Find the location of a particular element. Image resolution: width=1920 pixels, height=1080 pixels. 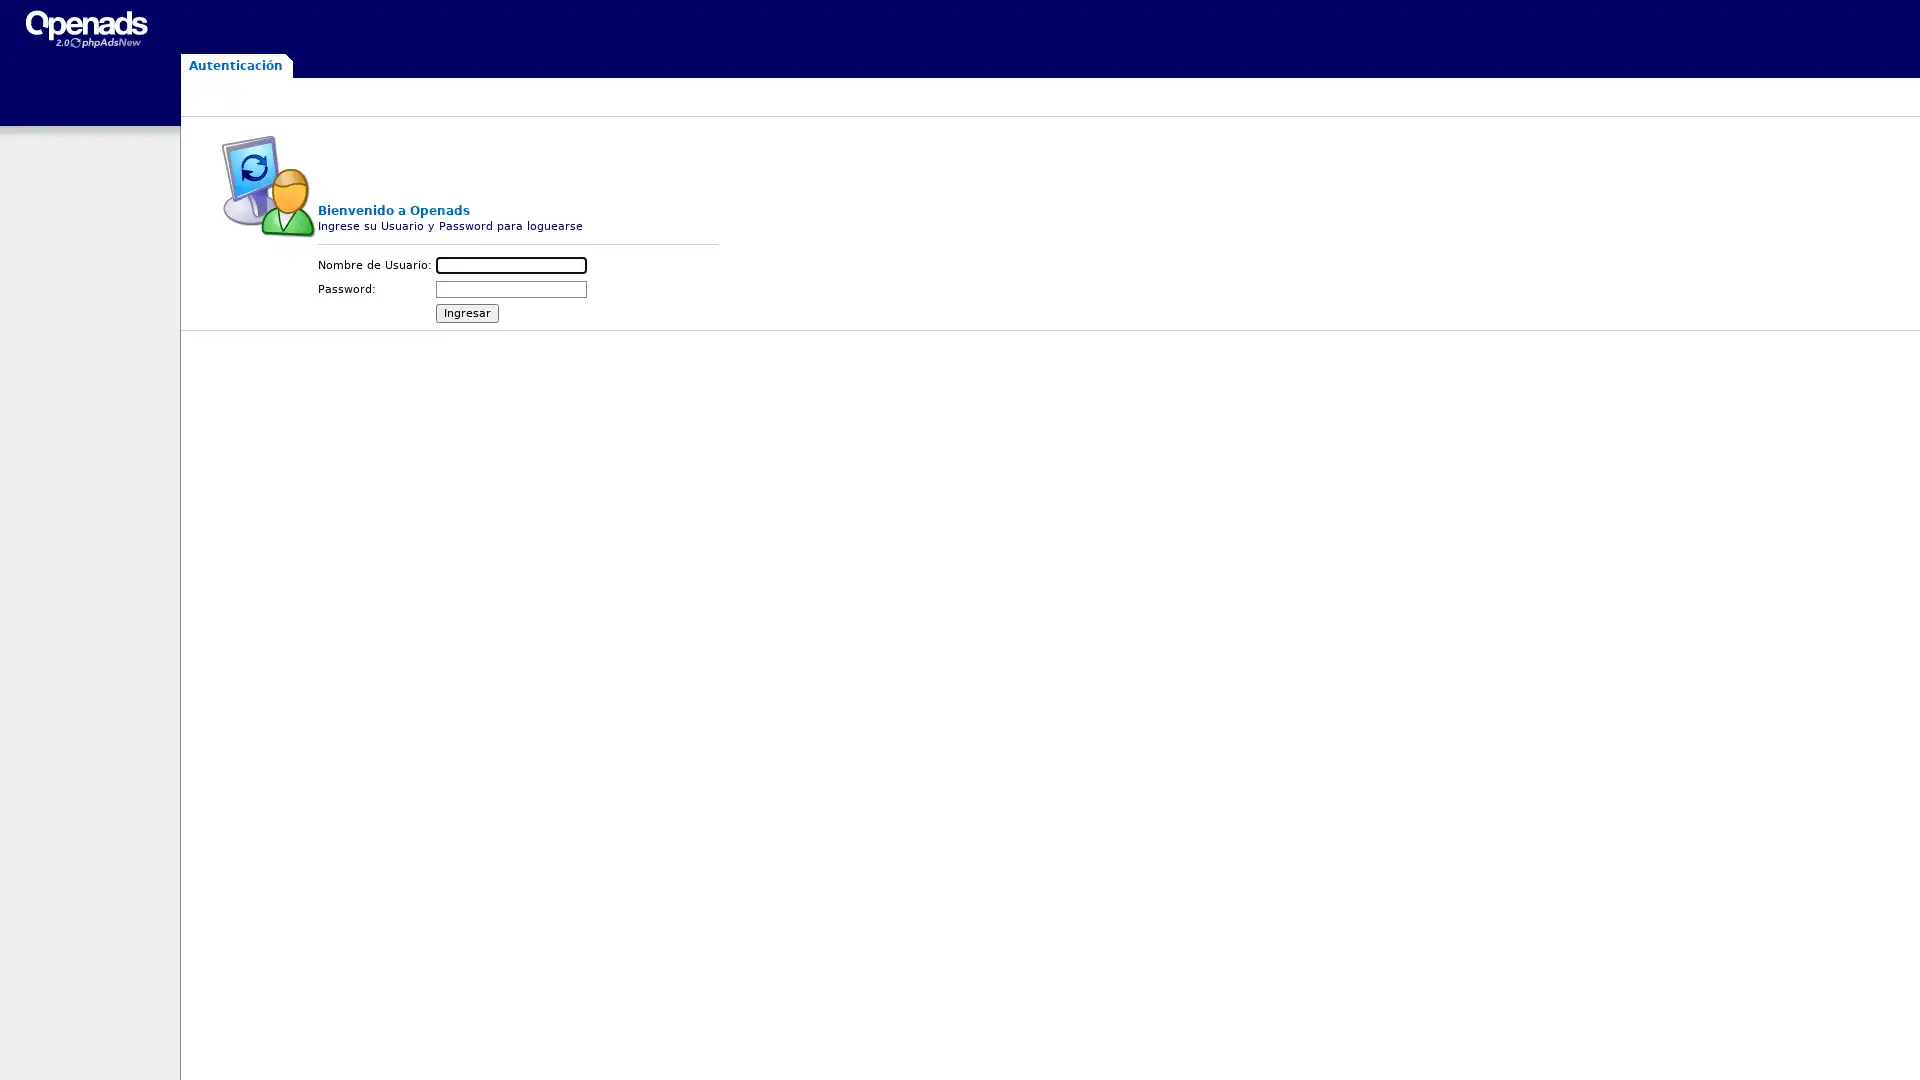

Ingresar is located at coordinates (466, 312).